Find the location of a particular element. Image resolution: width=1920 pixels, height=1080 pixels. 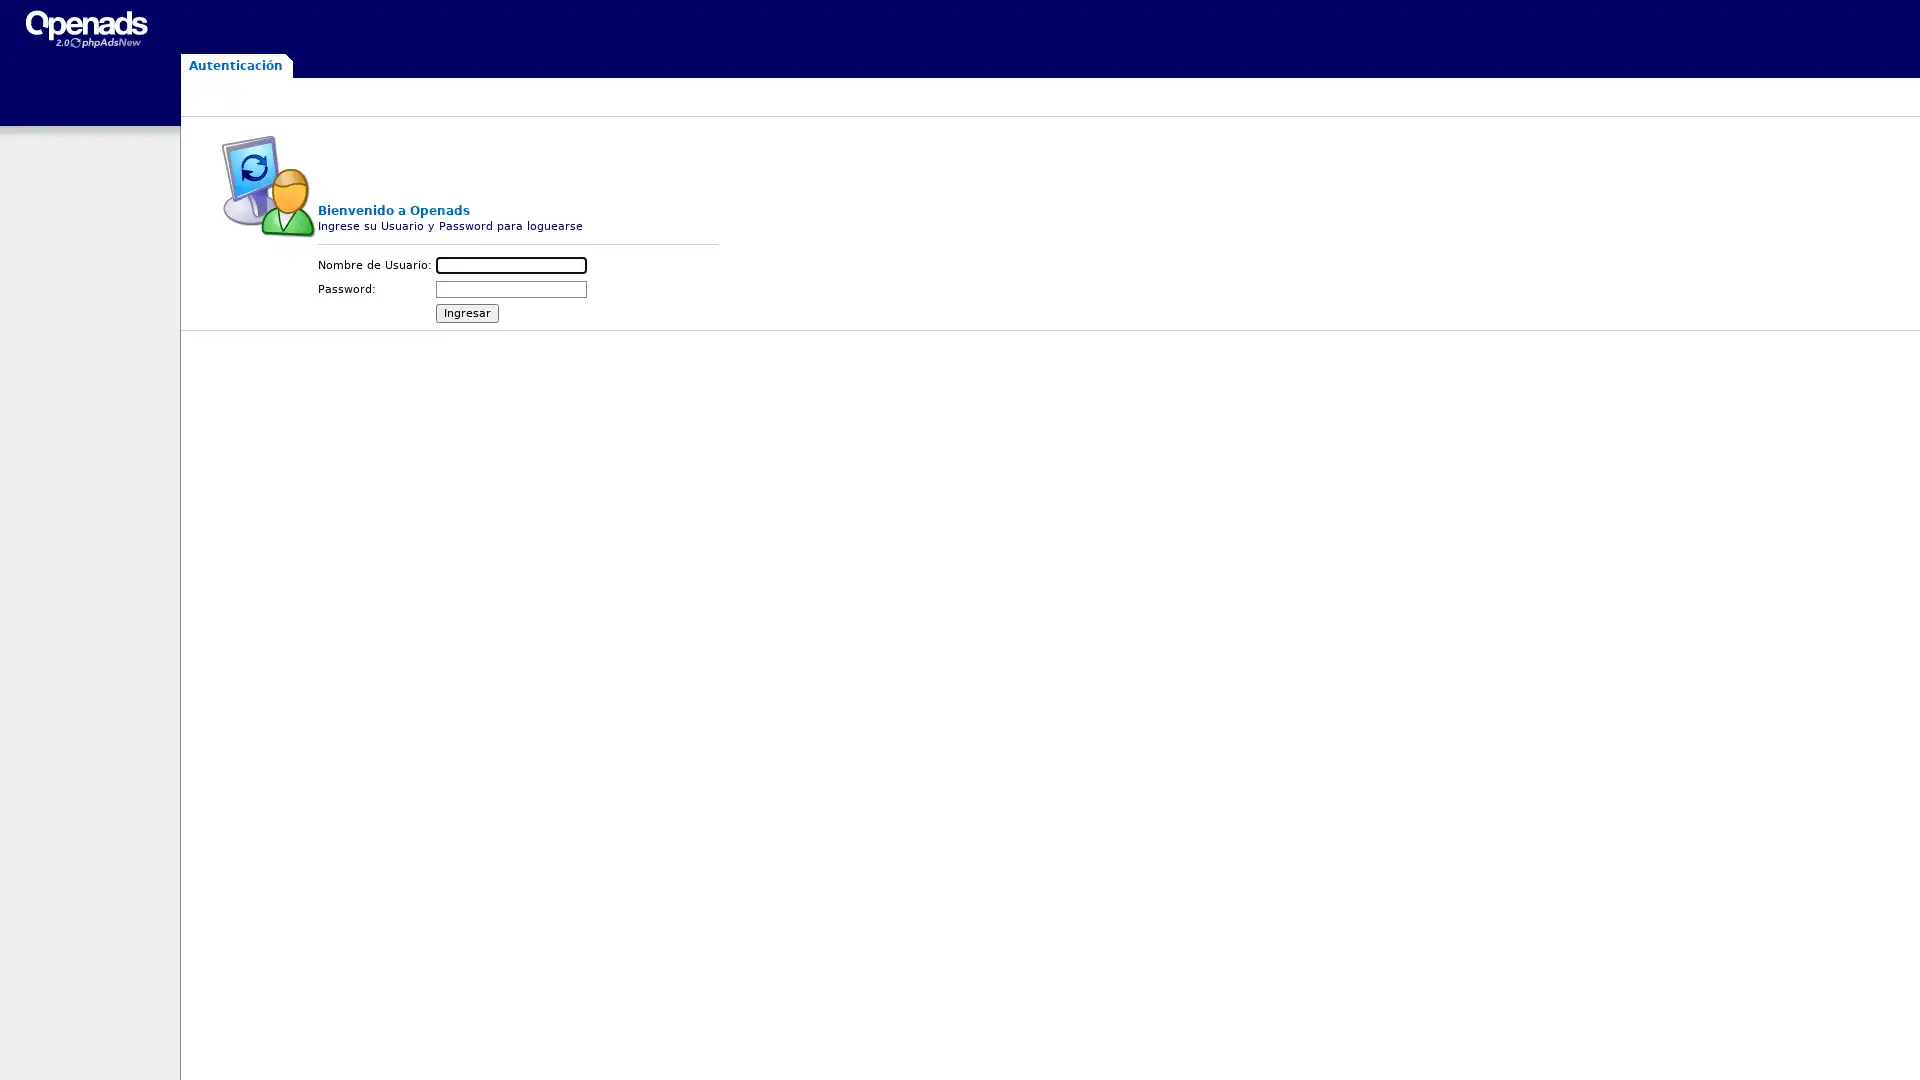

Ingresar is located at coordinates (466, 312).